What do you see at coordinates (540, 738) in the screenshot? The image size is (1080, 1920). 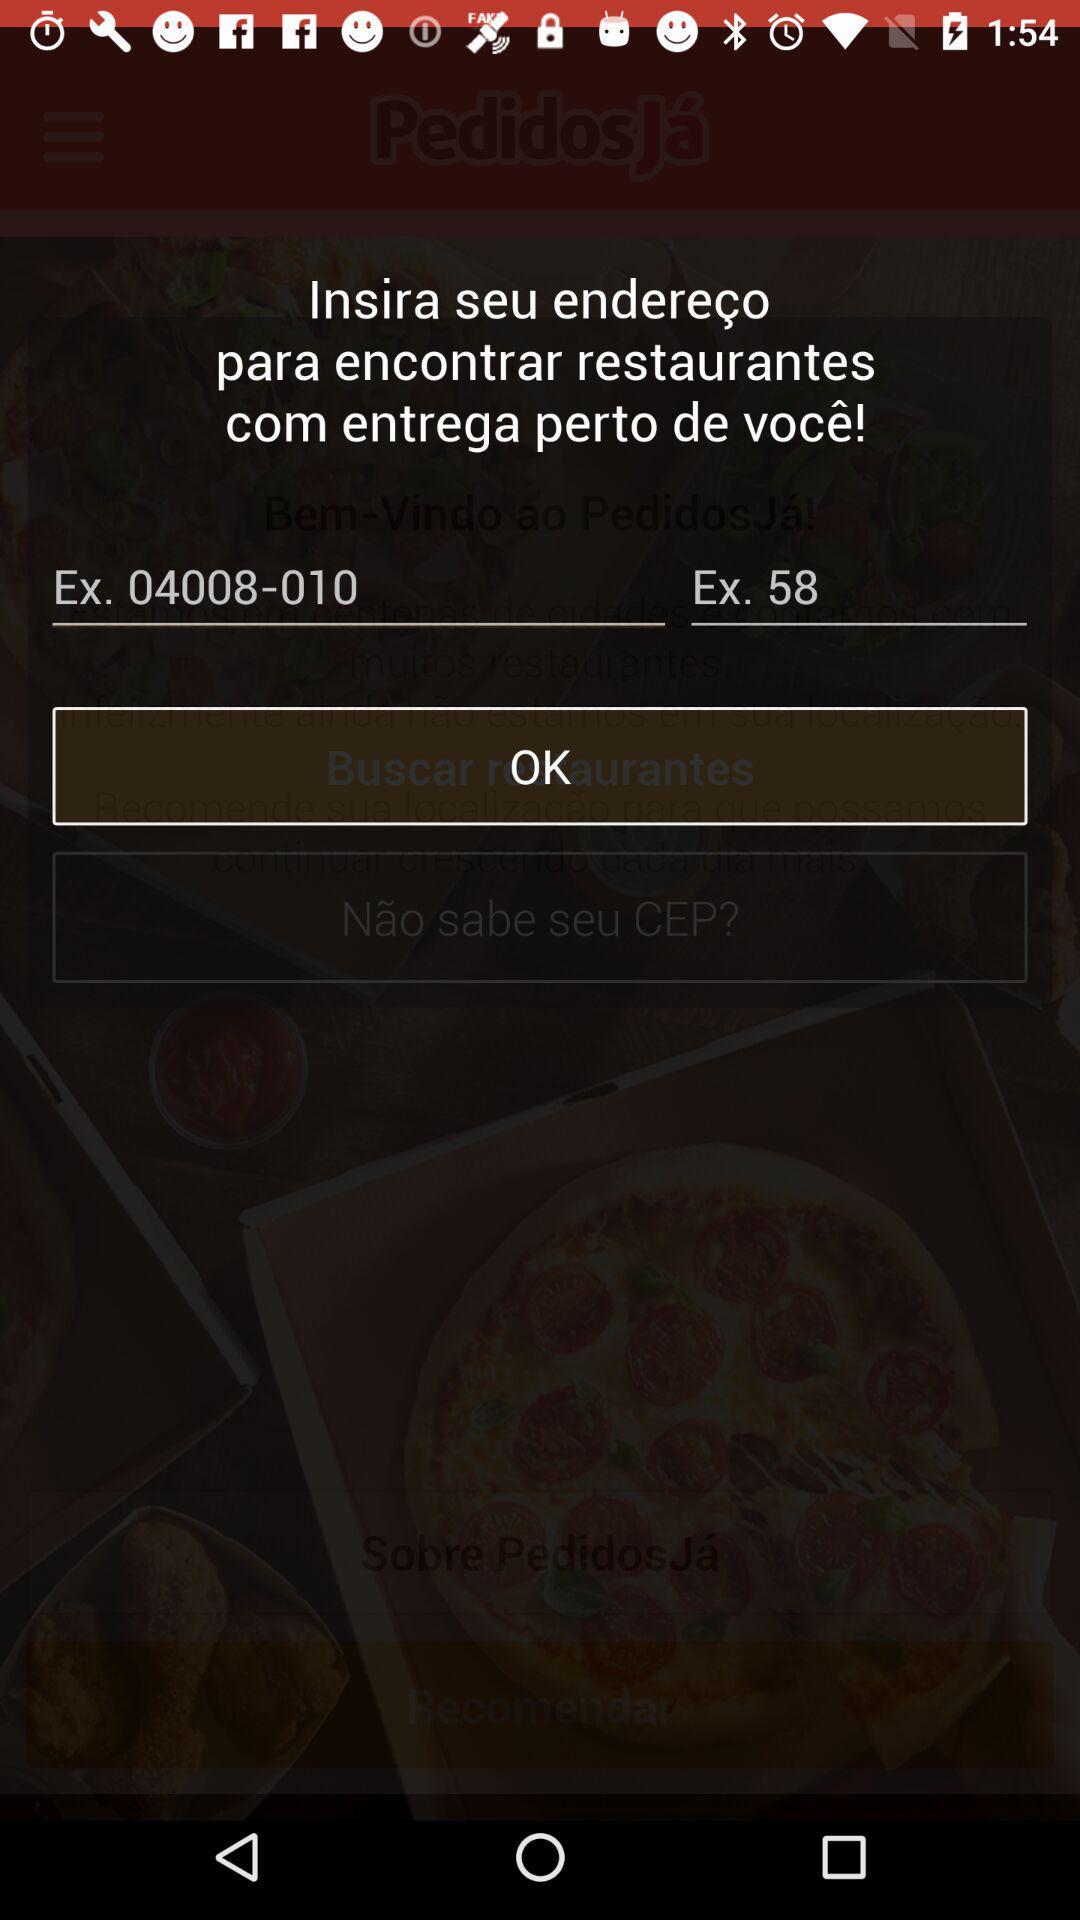 I see `the buscar restaurantes icon` at bounding box center [540, 738].